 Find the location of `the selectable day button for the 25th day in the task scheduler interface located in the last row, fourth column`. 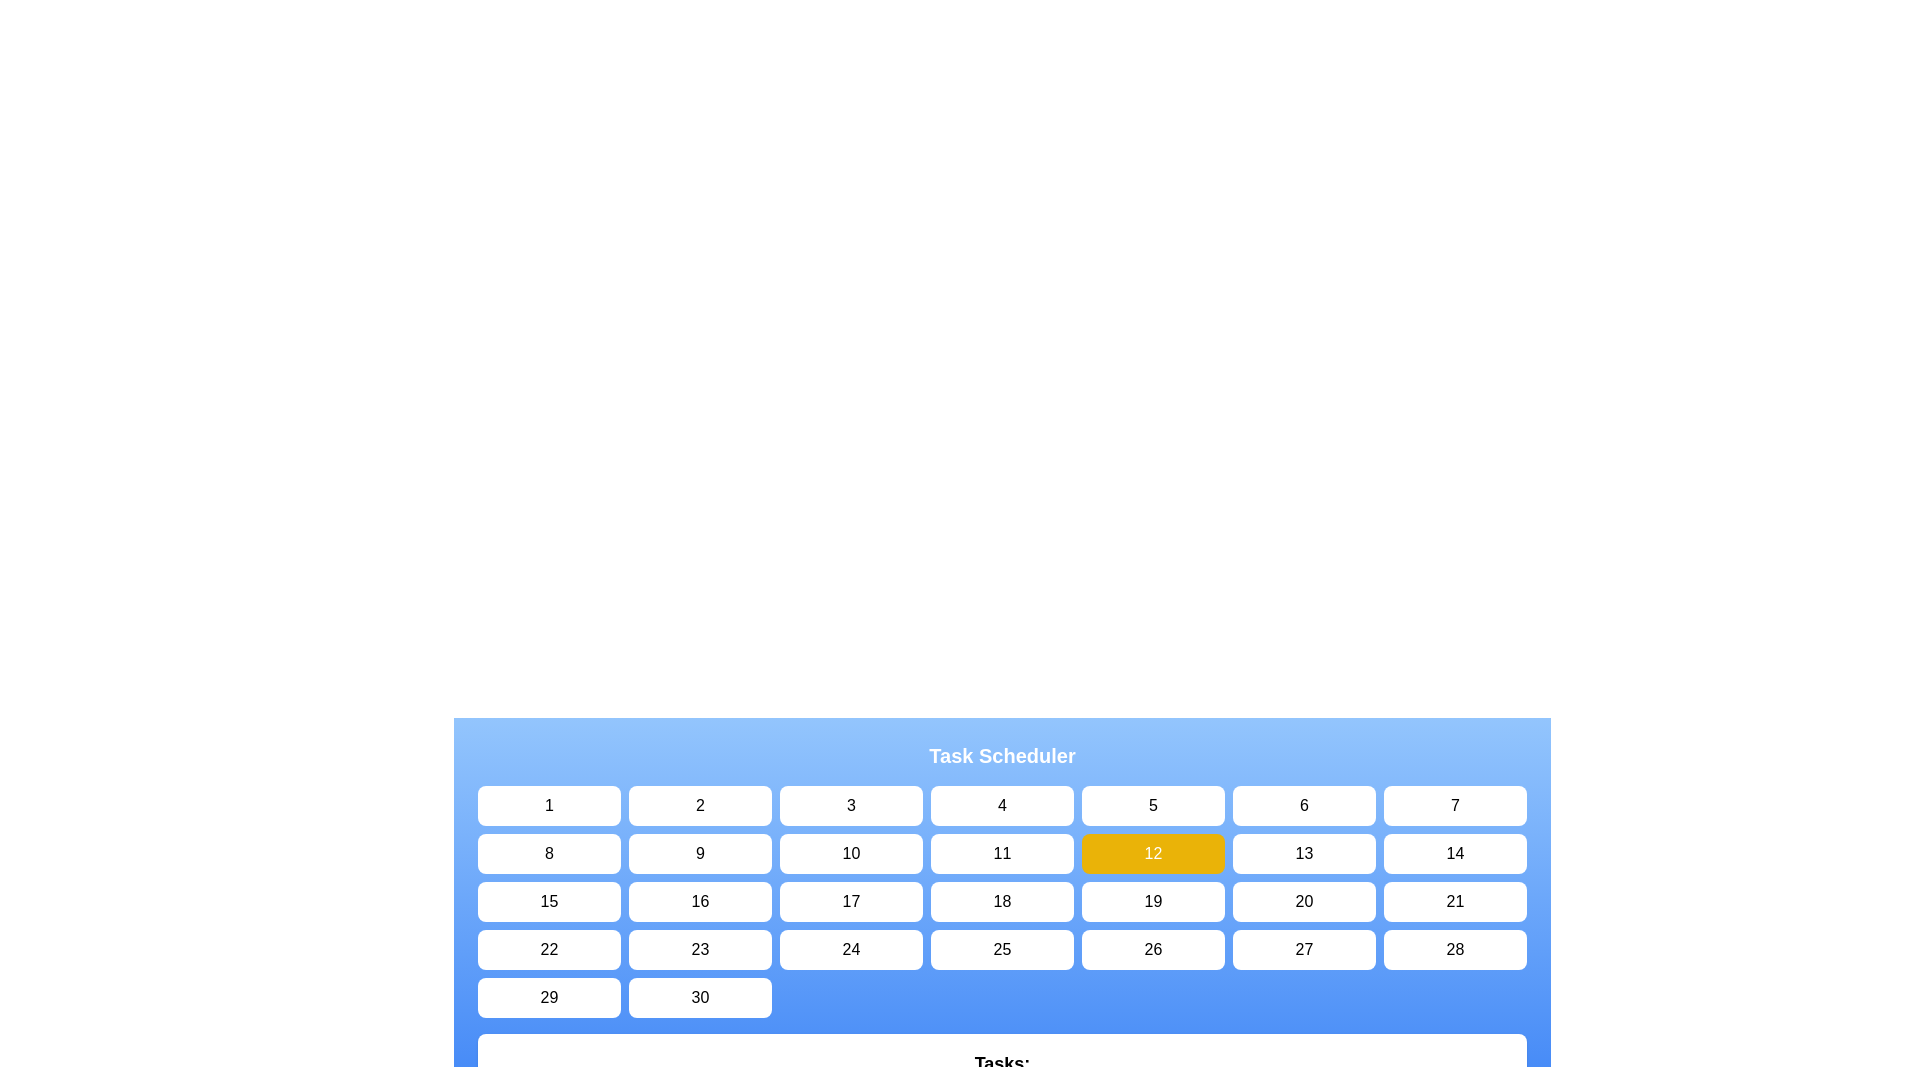

the selectable day button for the 25th day in the task scheduler interface located in the last row, fourth column is located at coordinates (1002, 948).